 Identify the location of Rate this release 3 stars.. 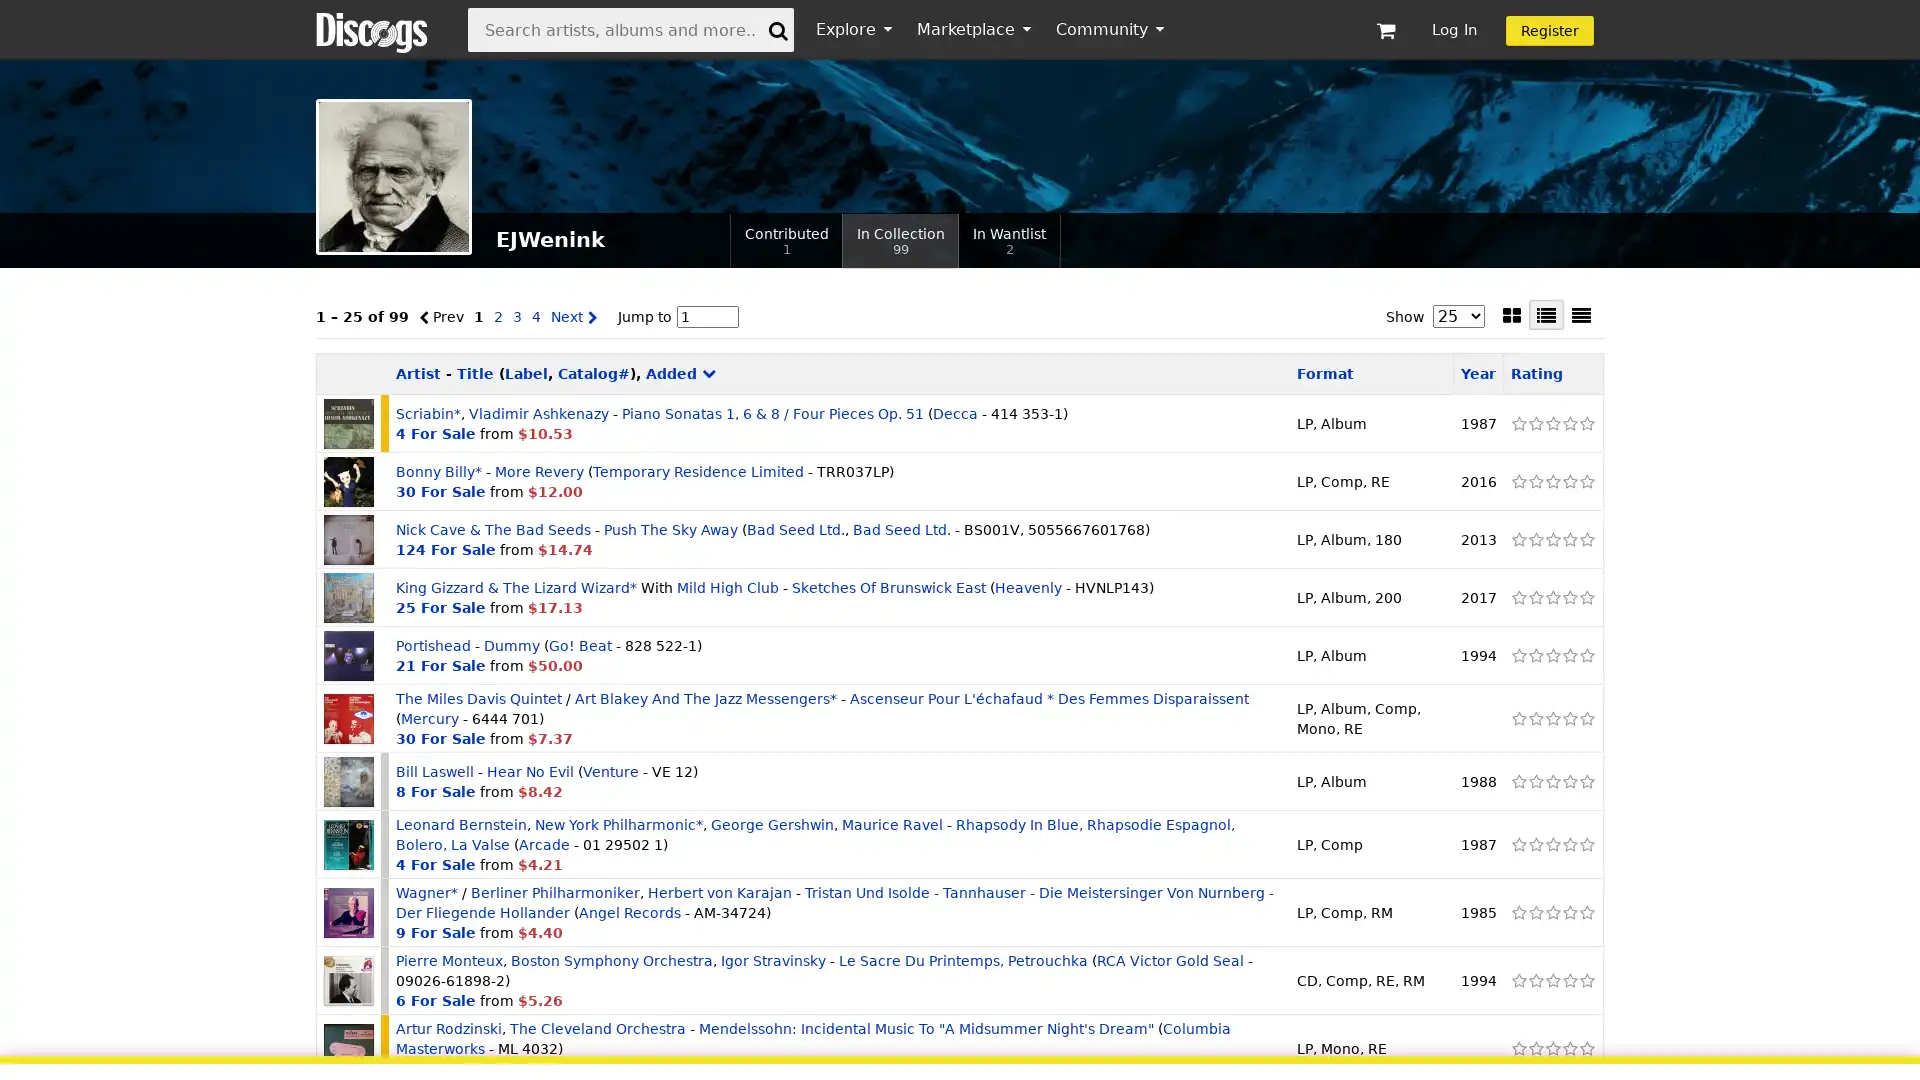
(1551, 540).